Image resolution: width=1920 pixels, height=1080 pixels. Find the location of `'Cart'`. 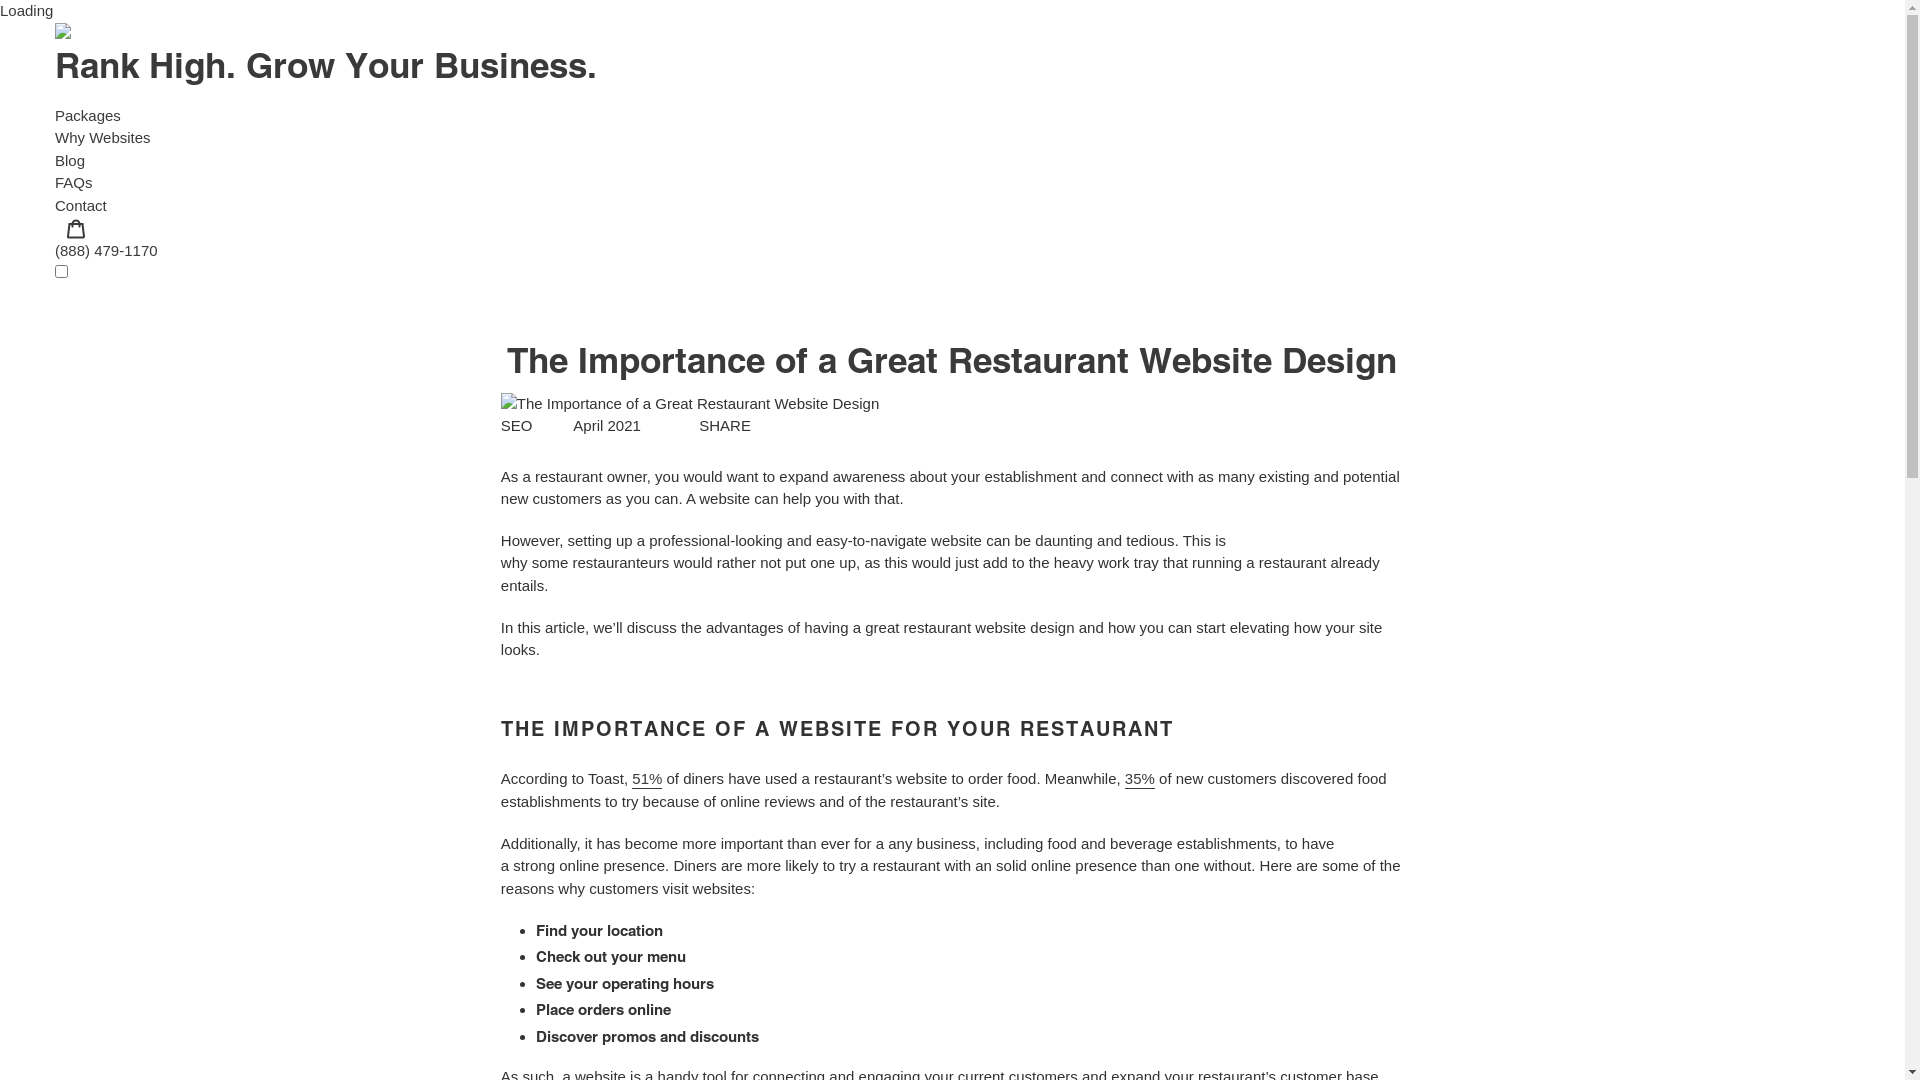

'Cart' is located at coordinates (76, 226).